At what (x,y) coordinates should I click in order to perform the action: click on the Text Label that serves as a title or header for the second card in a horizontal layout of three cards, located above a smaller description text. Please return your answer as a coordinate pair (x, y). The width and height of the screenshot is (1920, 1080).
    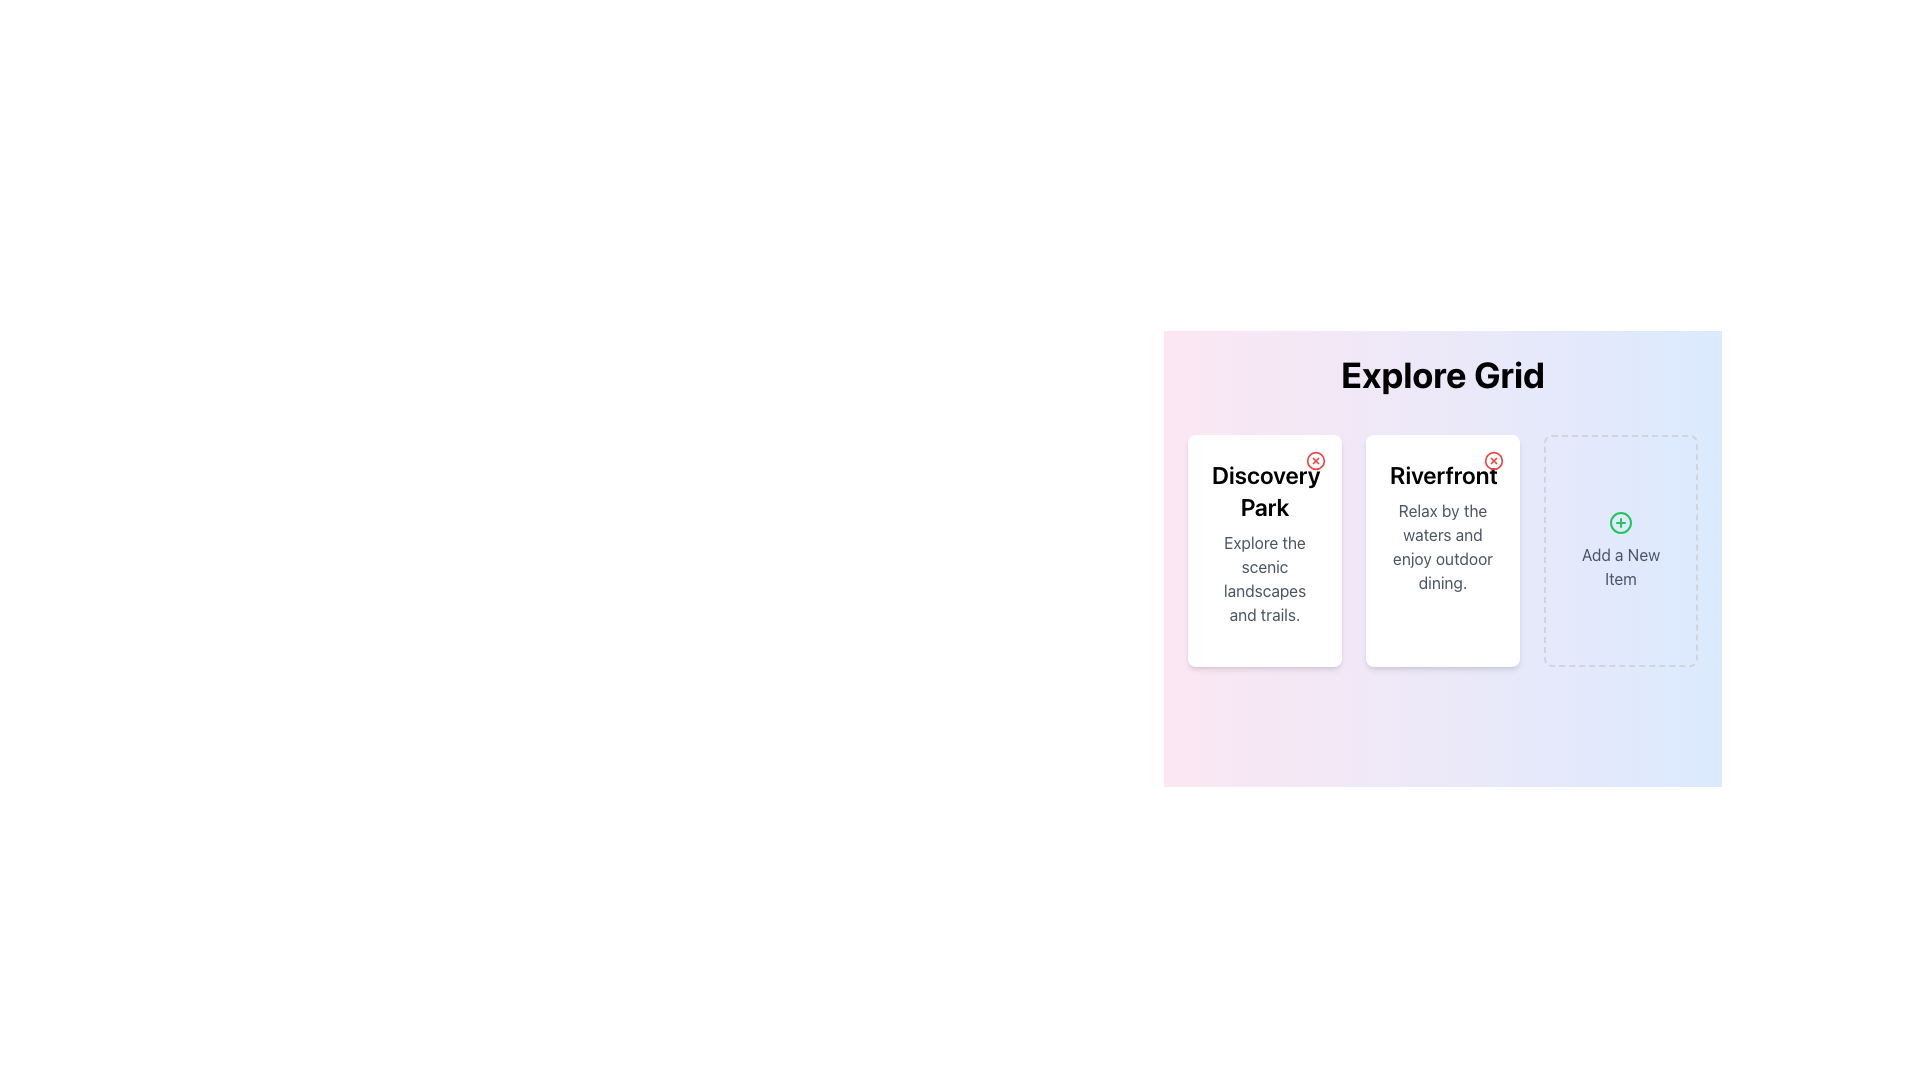
    Looking at the image, I should click on (1443, 474).